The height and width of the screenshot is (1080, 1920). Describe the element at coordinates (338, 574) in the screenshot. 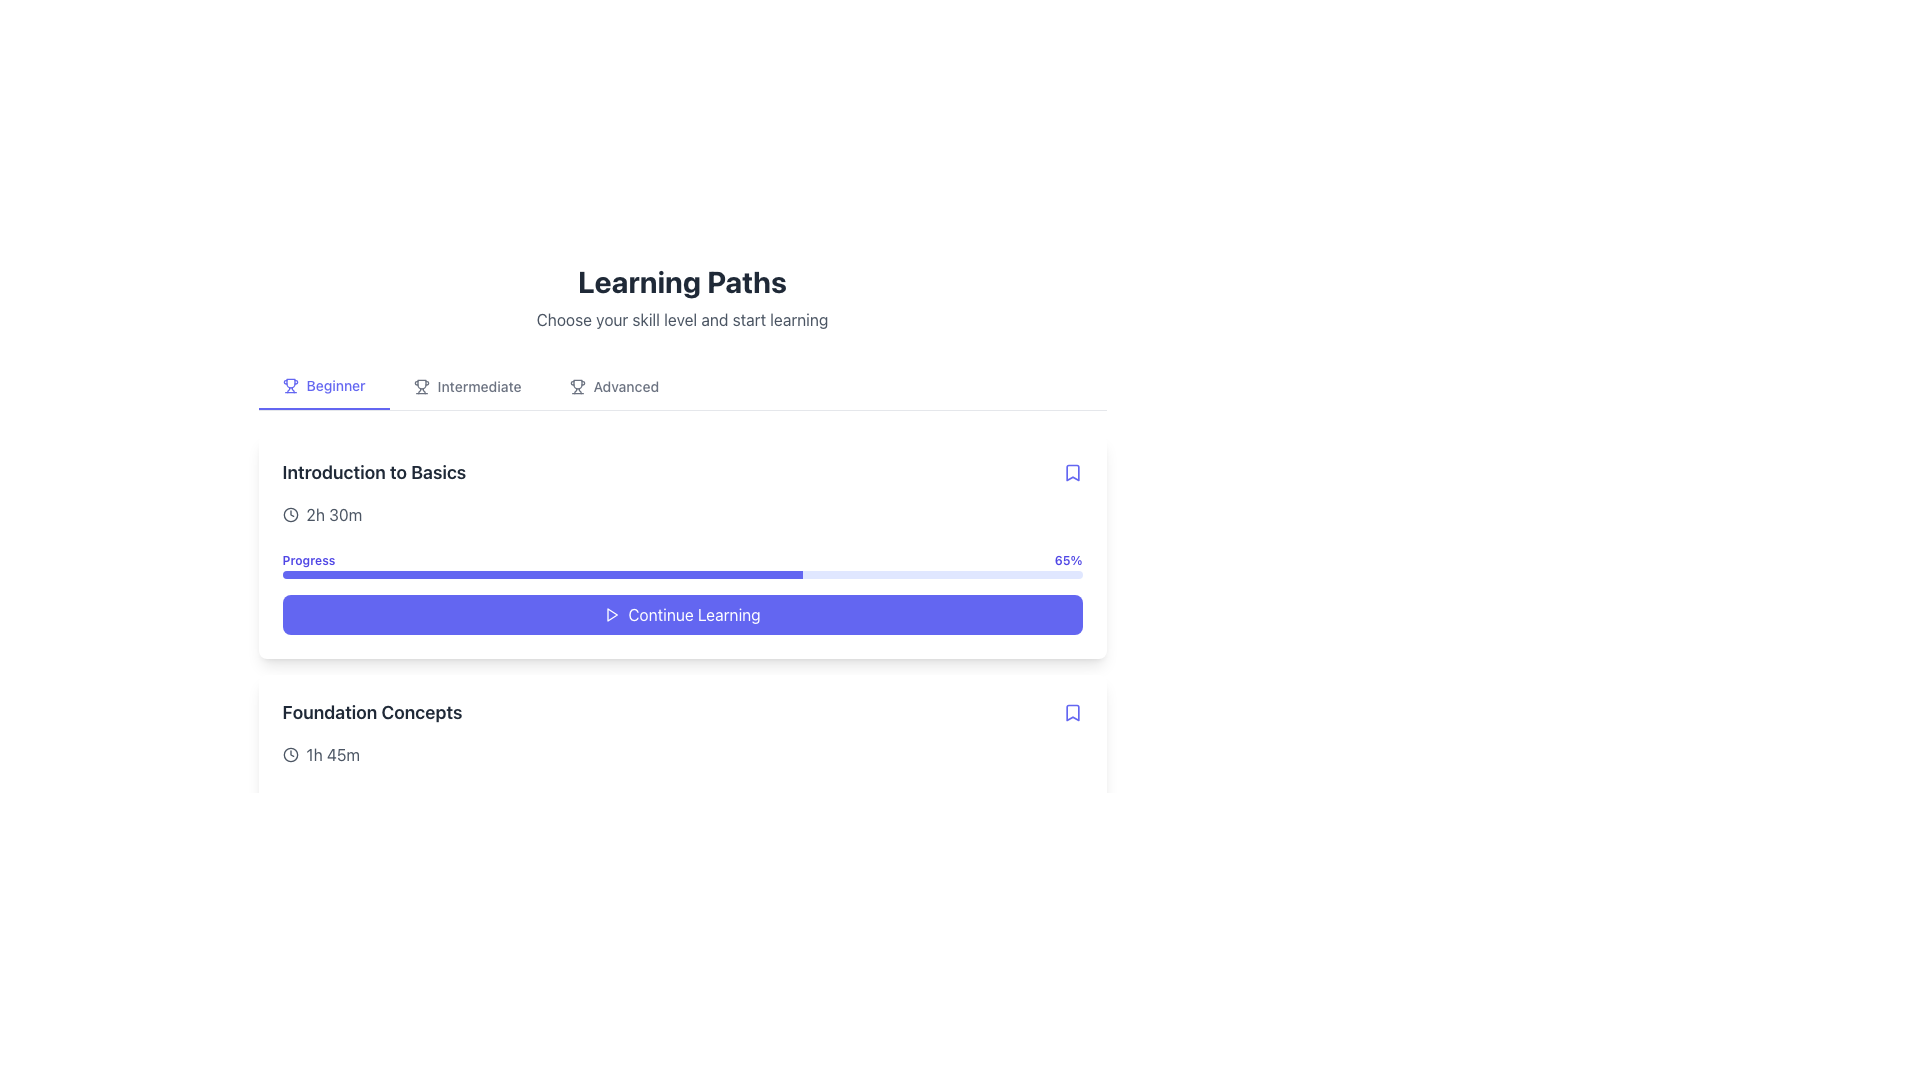

I see `progress bar` at that location.